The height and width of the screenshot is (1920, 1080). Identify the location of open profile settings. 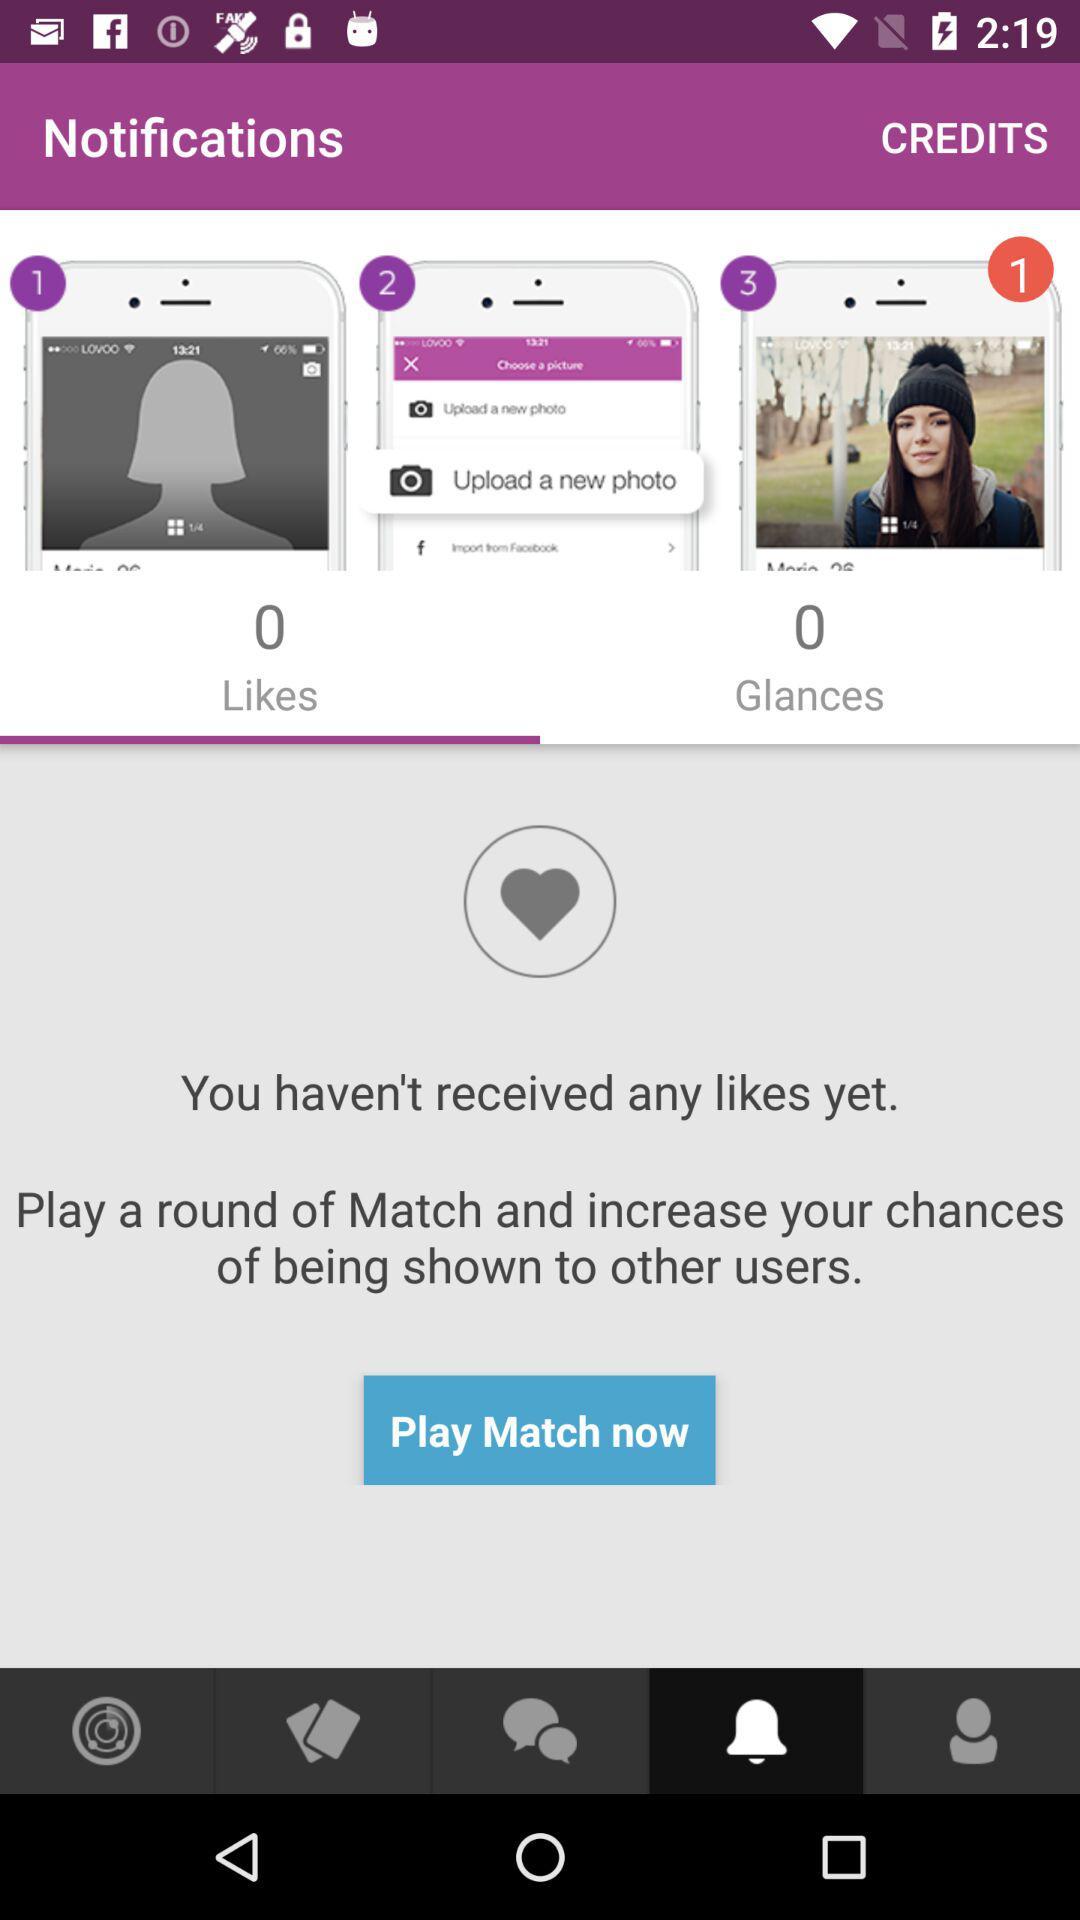
(972, 1730).